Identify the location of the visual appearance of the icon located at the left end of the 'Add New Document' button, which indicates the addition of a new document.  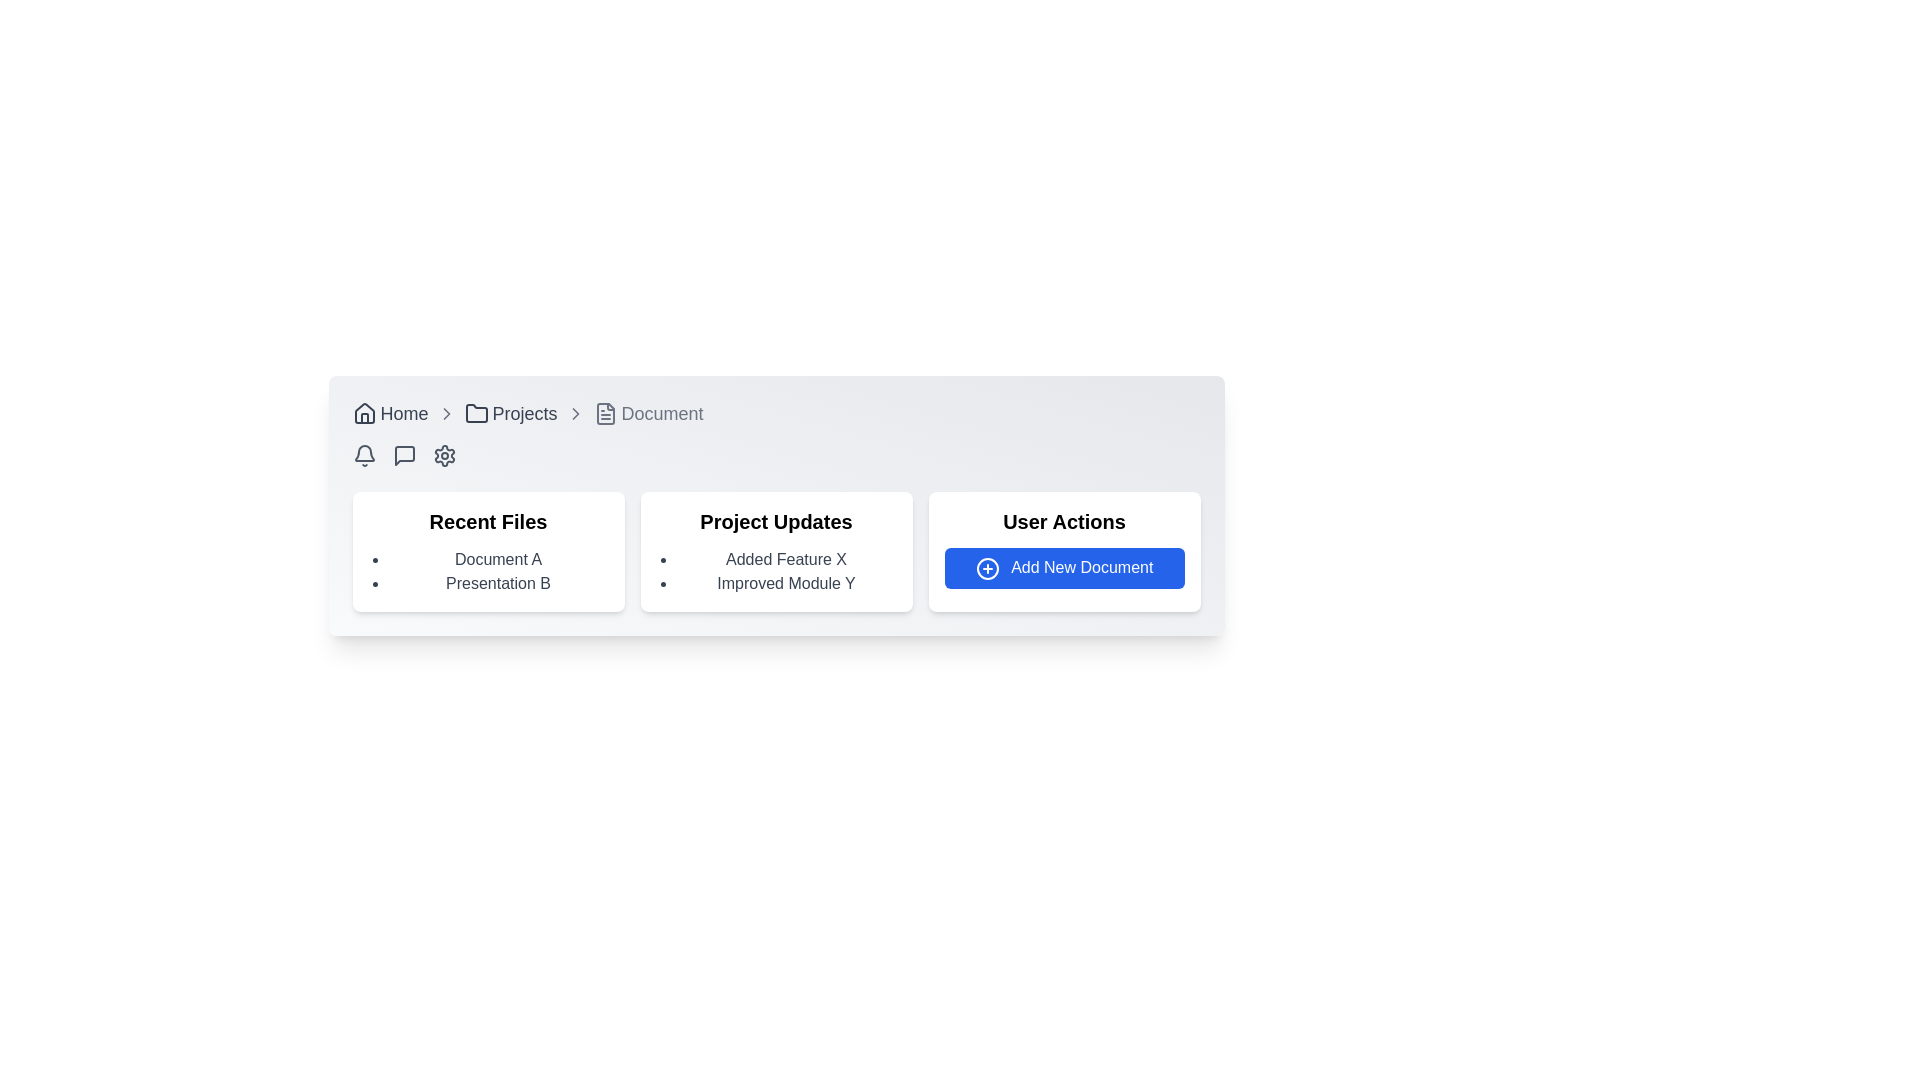
(987, 568).